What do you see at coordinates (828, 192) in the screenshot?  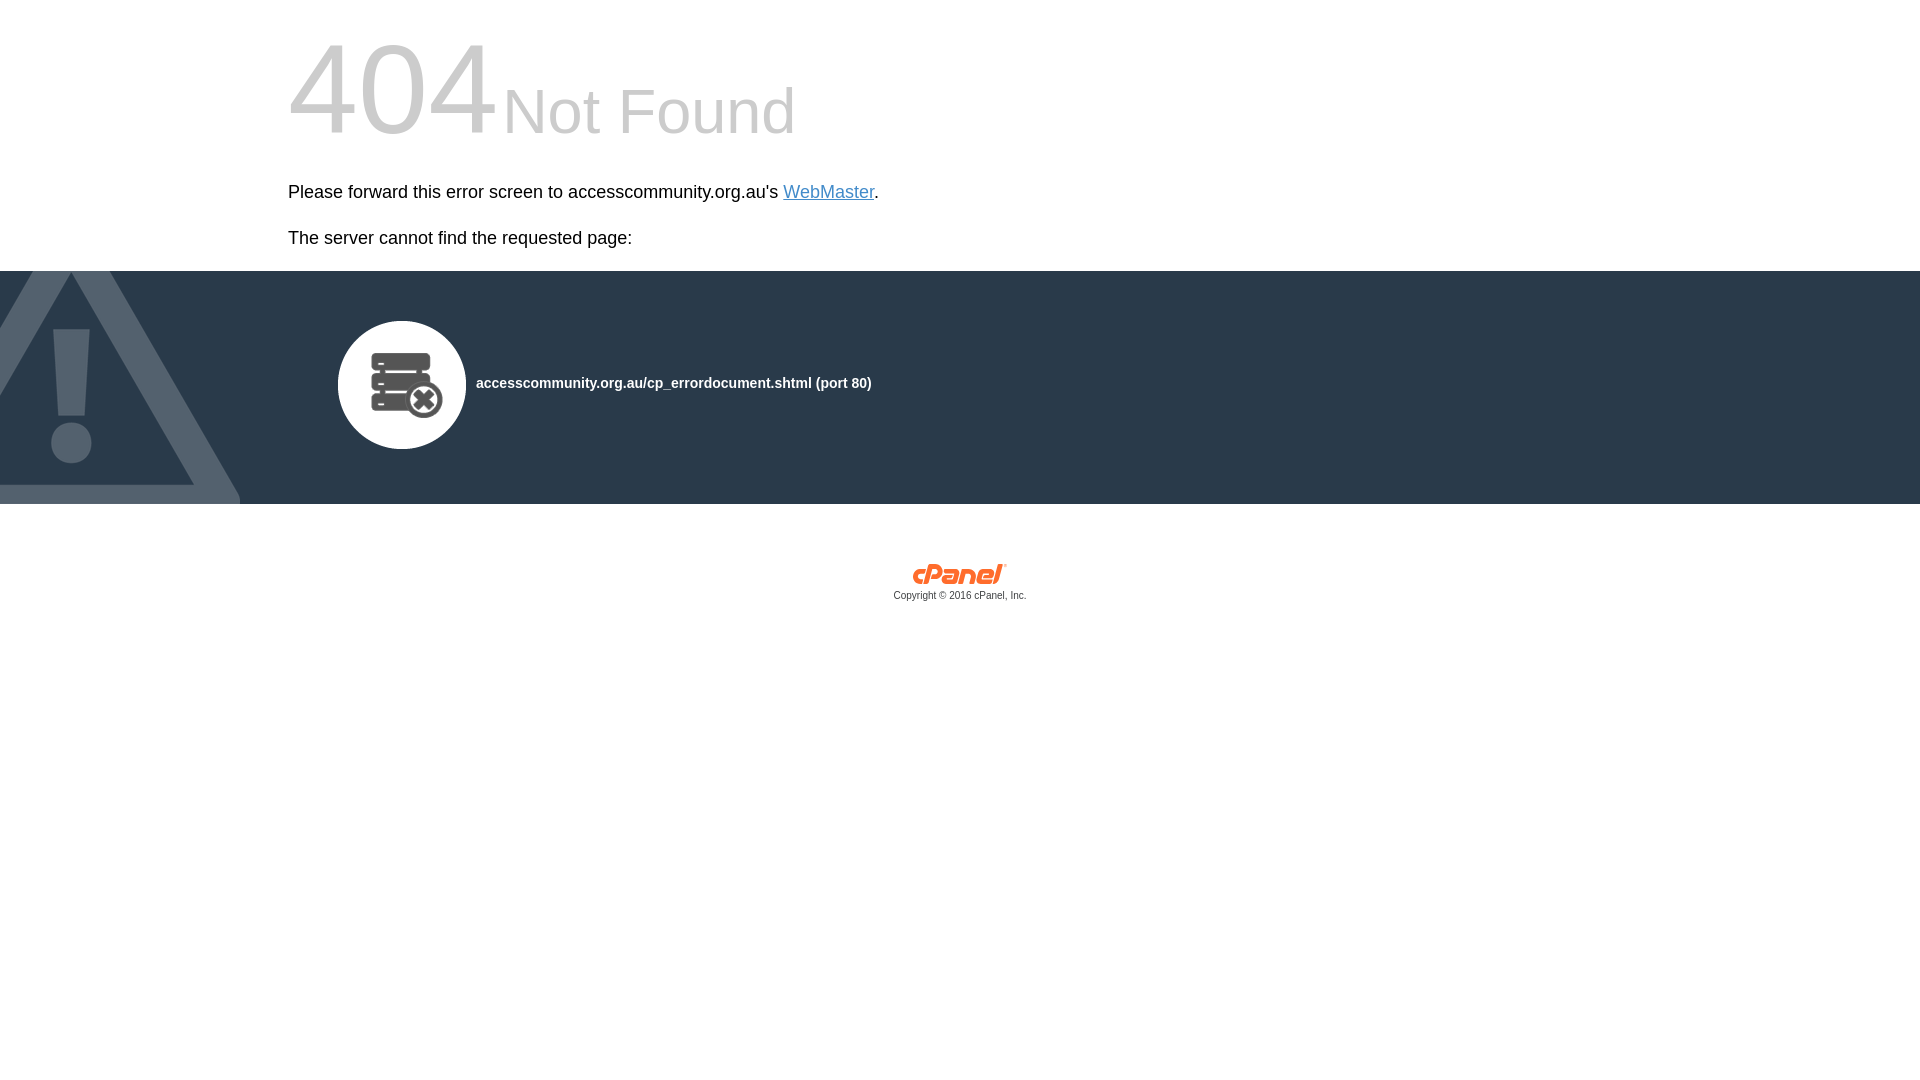 I see `'WebMaster'` at bounding box center [828, 192].